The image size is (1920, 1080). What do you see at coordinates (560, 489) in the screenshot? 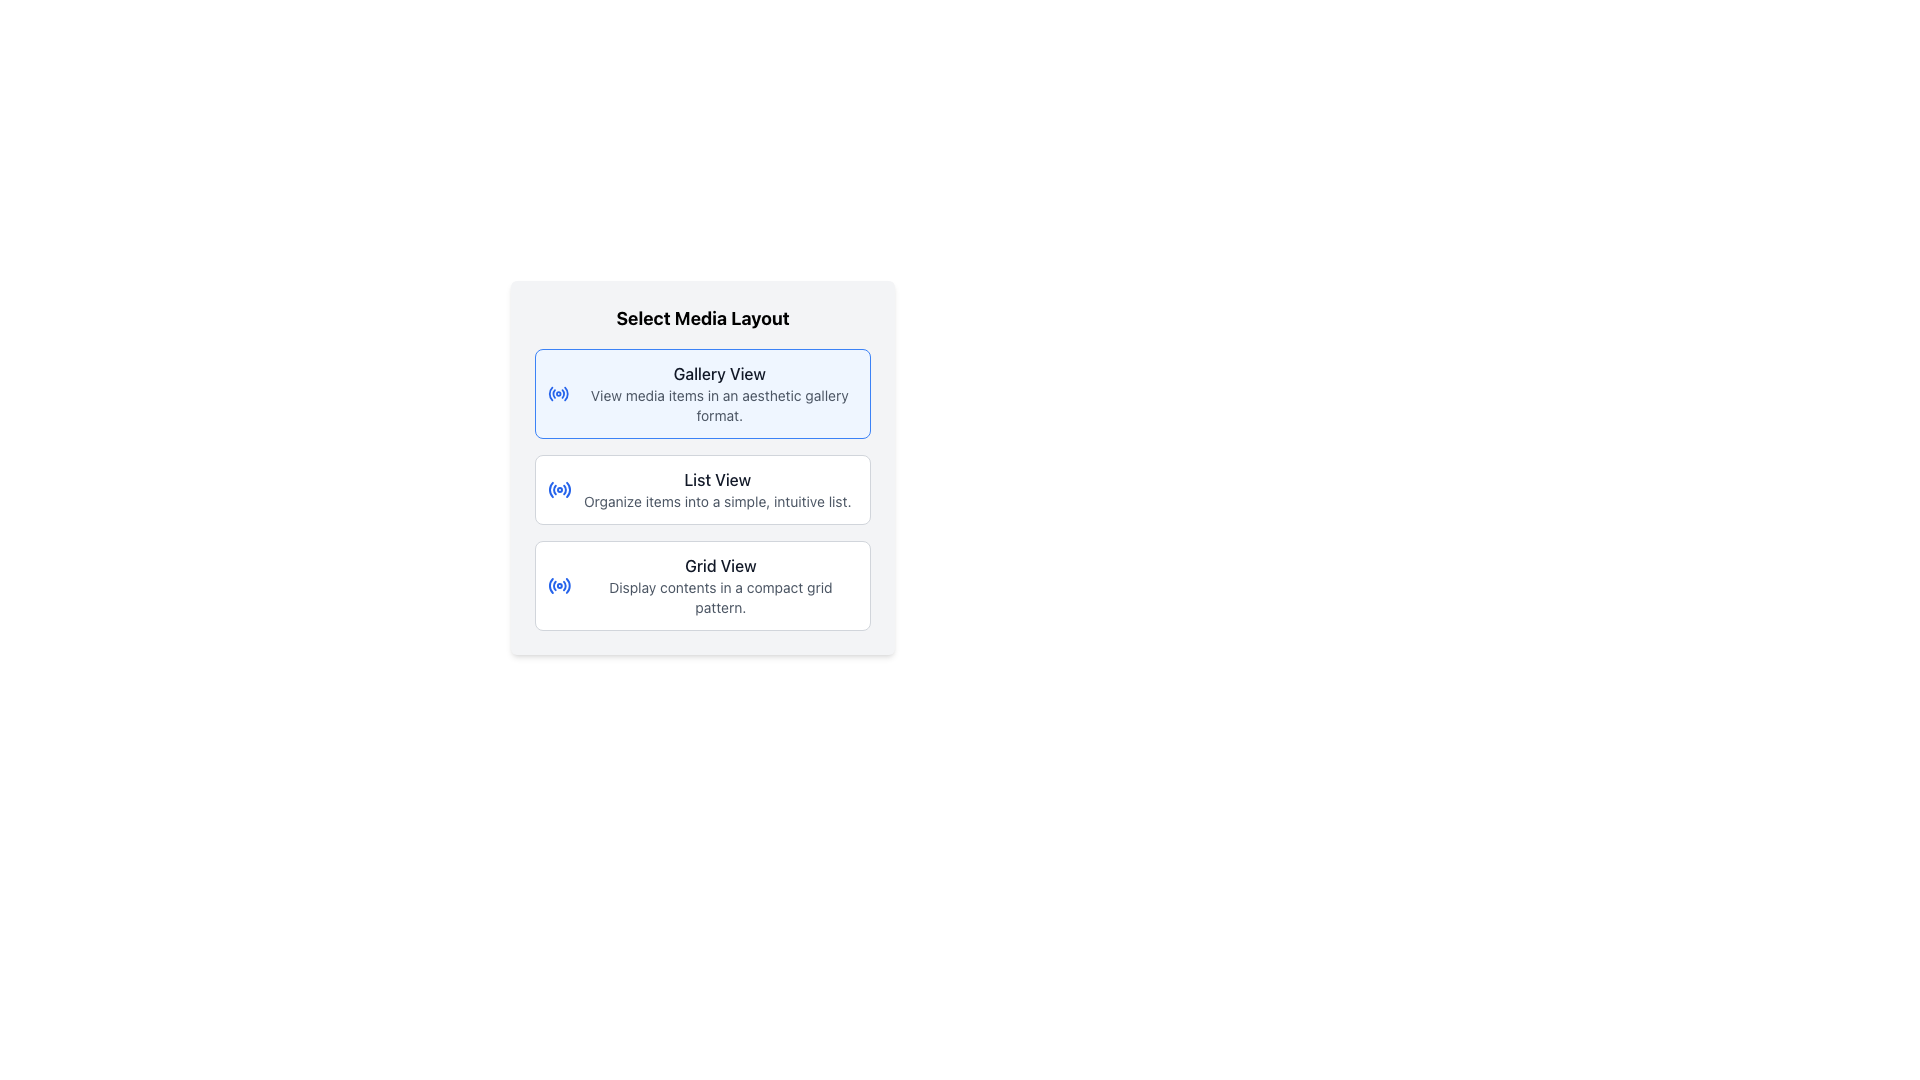
I see `the circular blue radio icon located to the left of the 'List View' text` at bounding box center [560, 489].